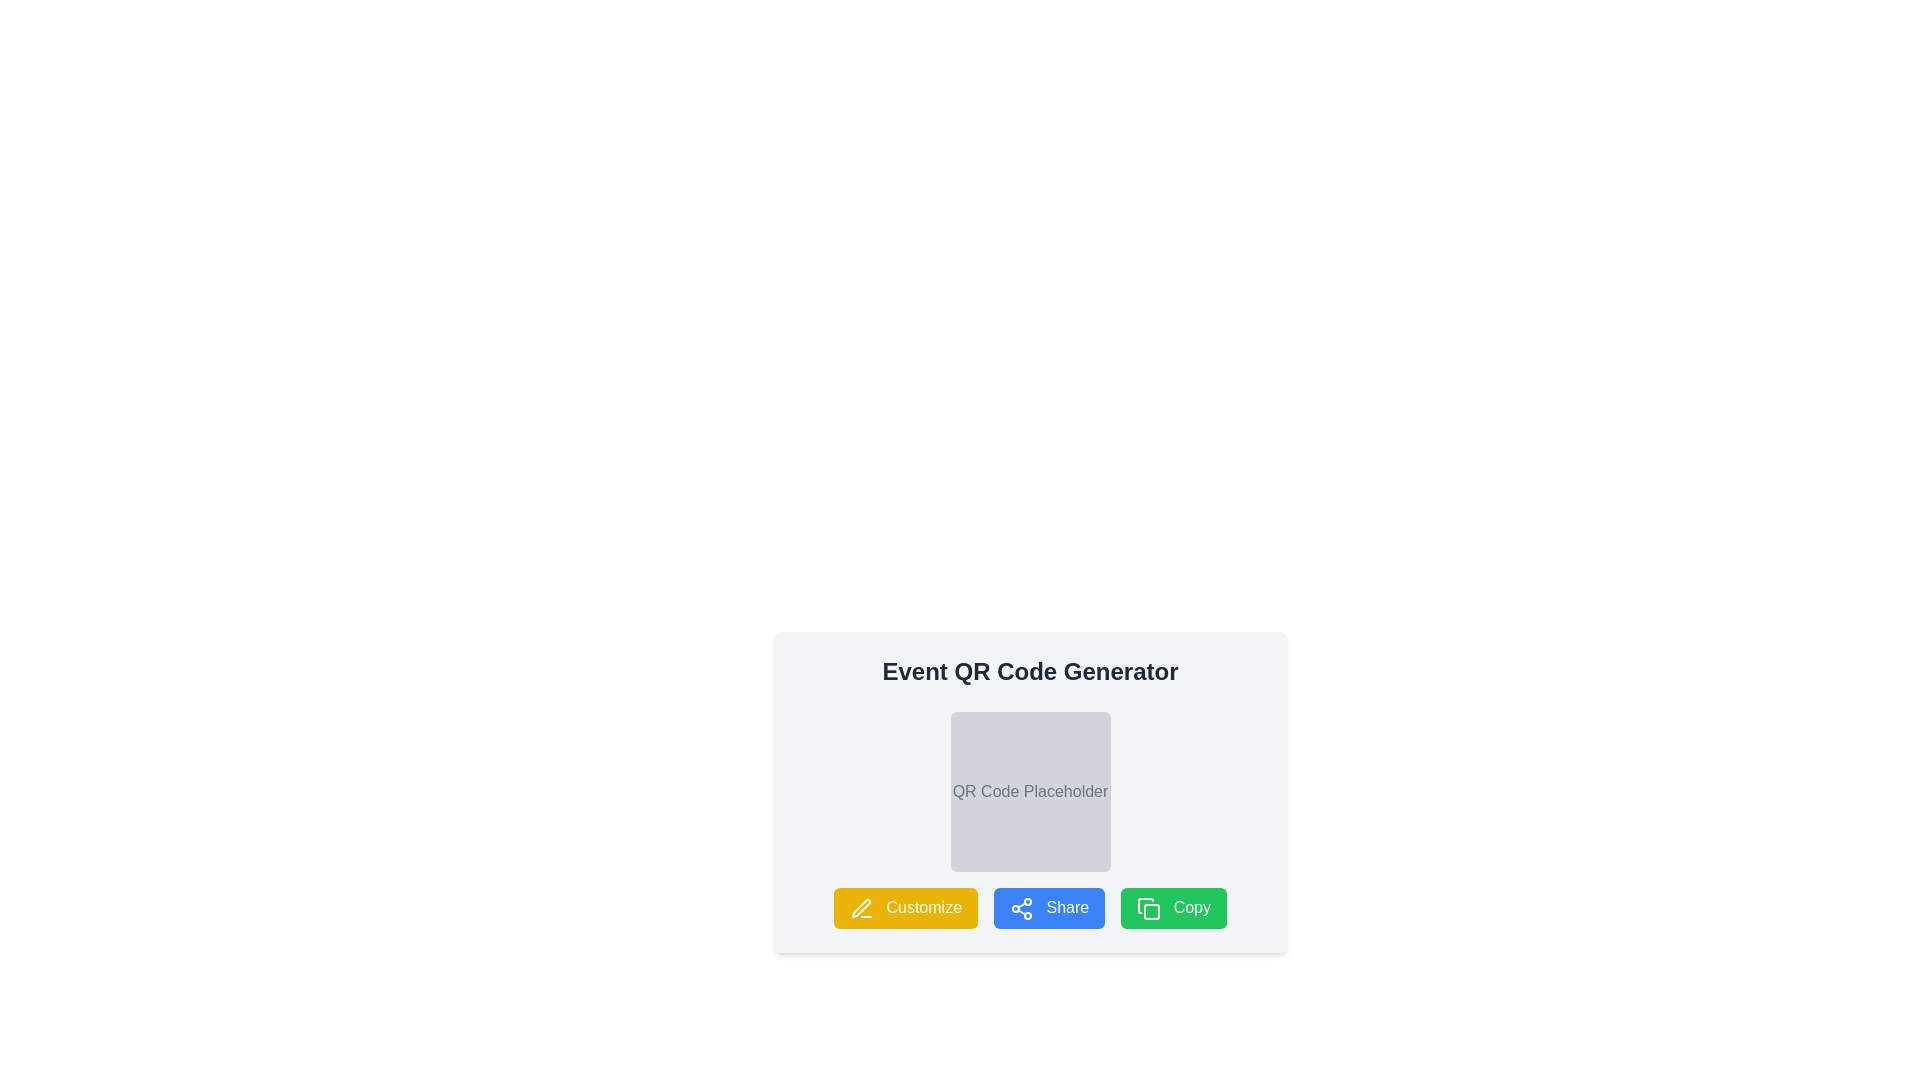 Image resolution: width=1920 pixels, height=1080 pixels. What do you see at coordinates (1149, 908) in the screenshot?
I see `the leftmost 'Copy' icon of the green 'Copy' button located in the bottom row of buttons under the QR code placeholder` at bounding box center [1149, 908].